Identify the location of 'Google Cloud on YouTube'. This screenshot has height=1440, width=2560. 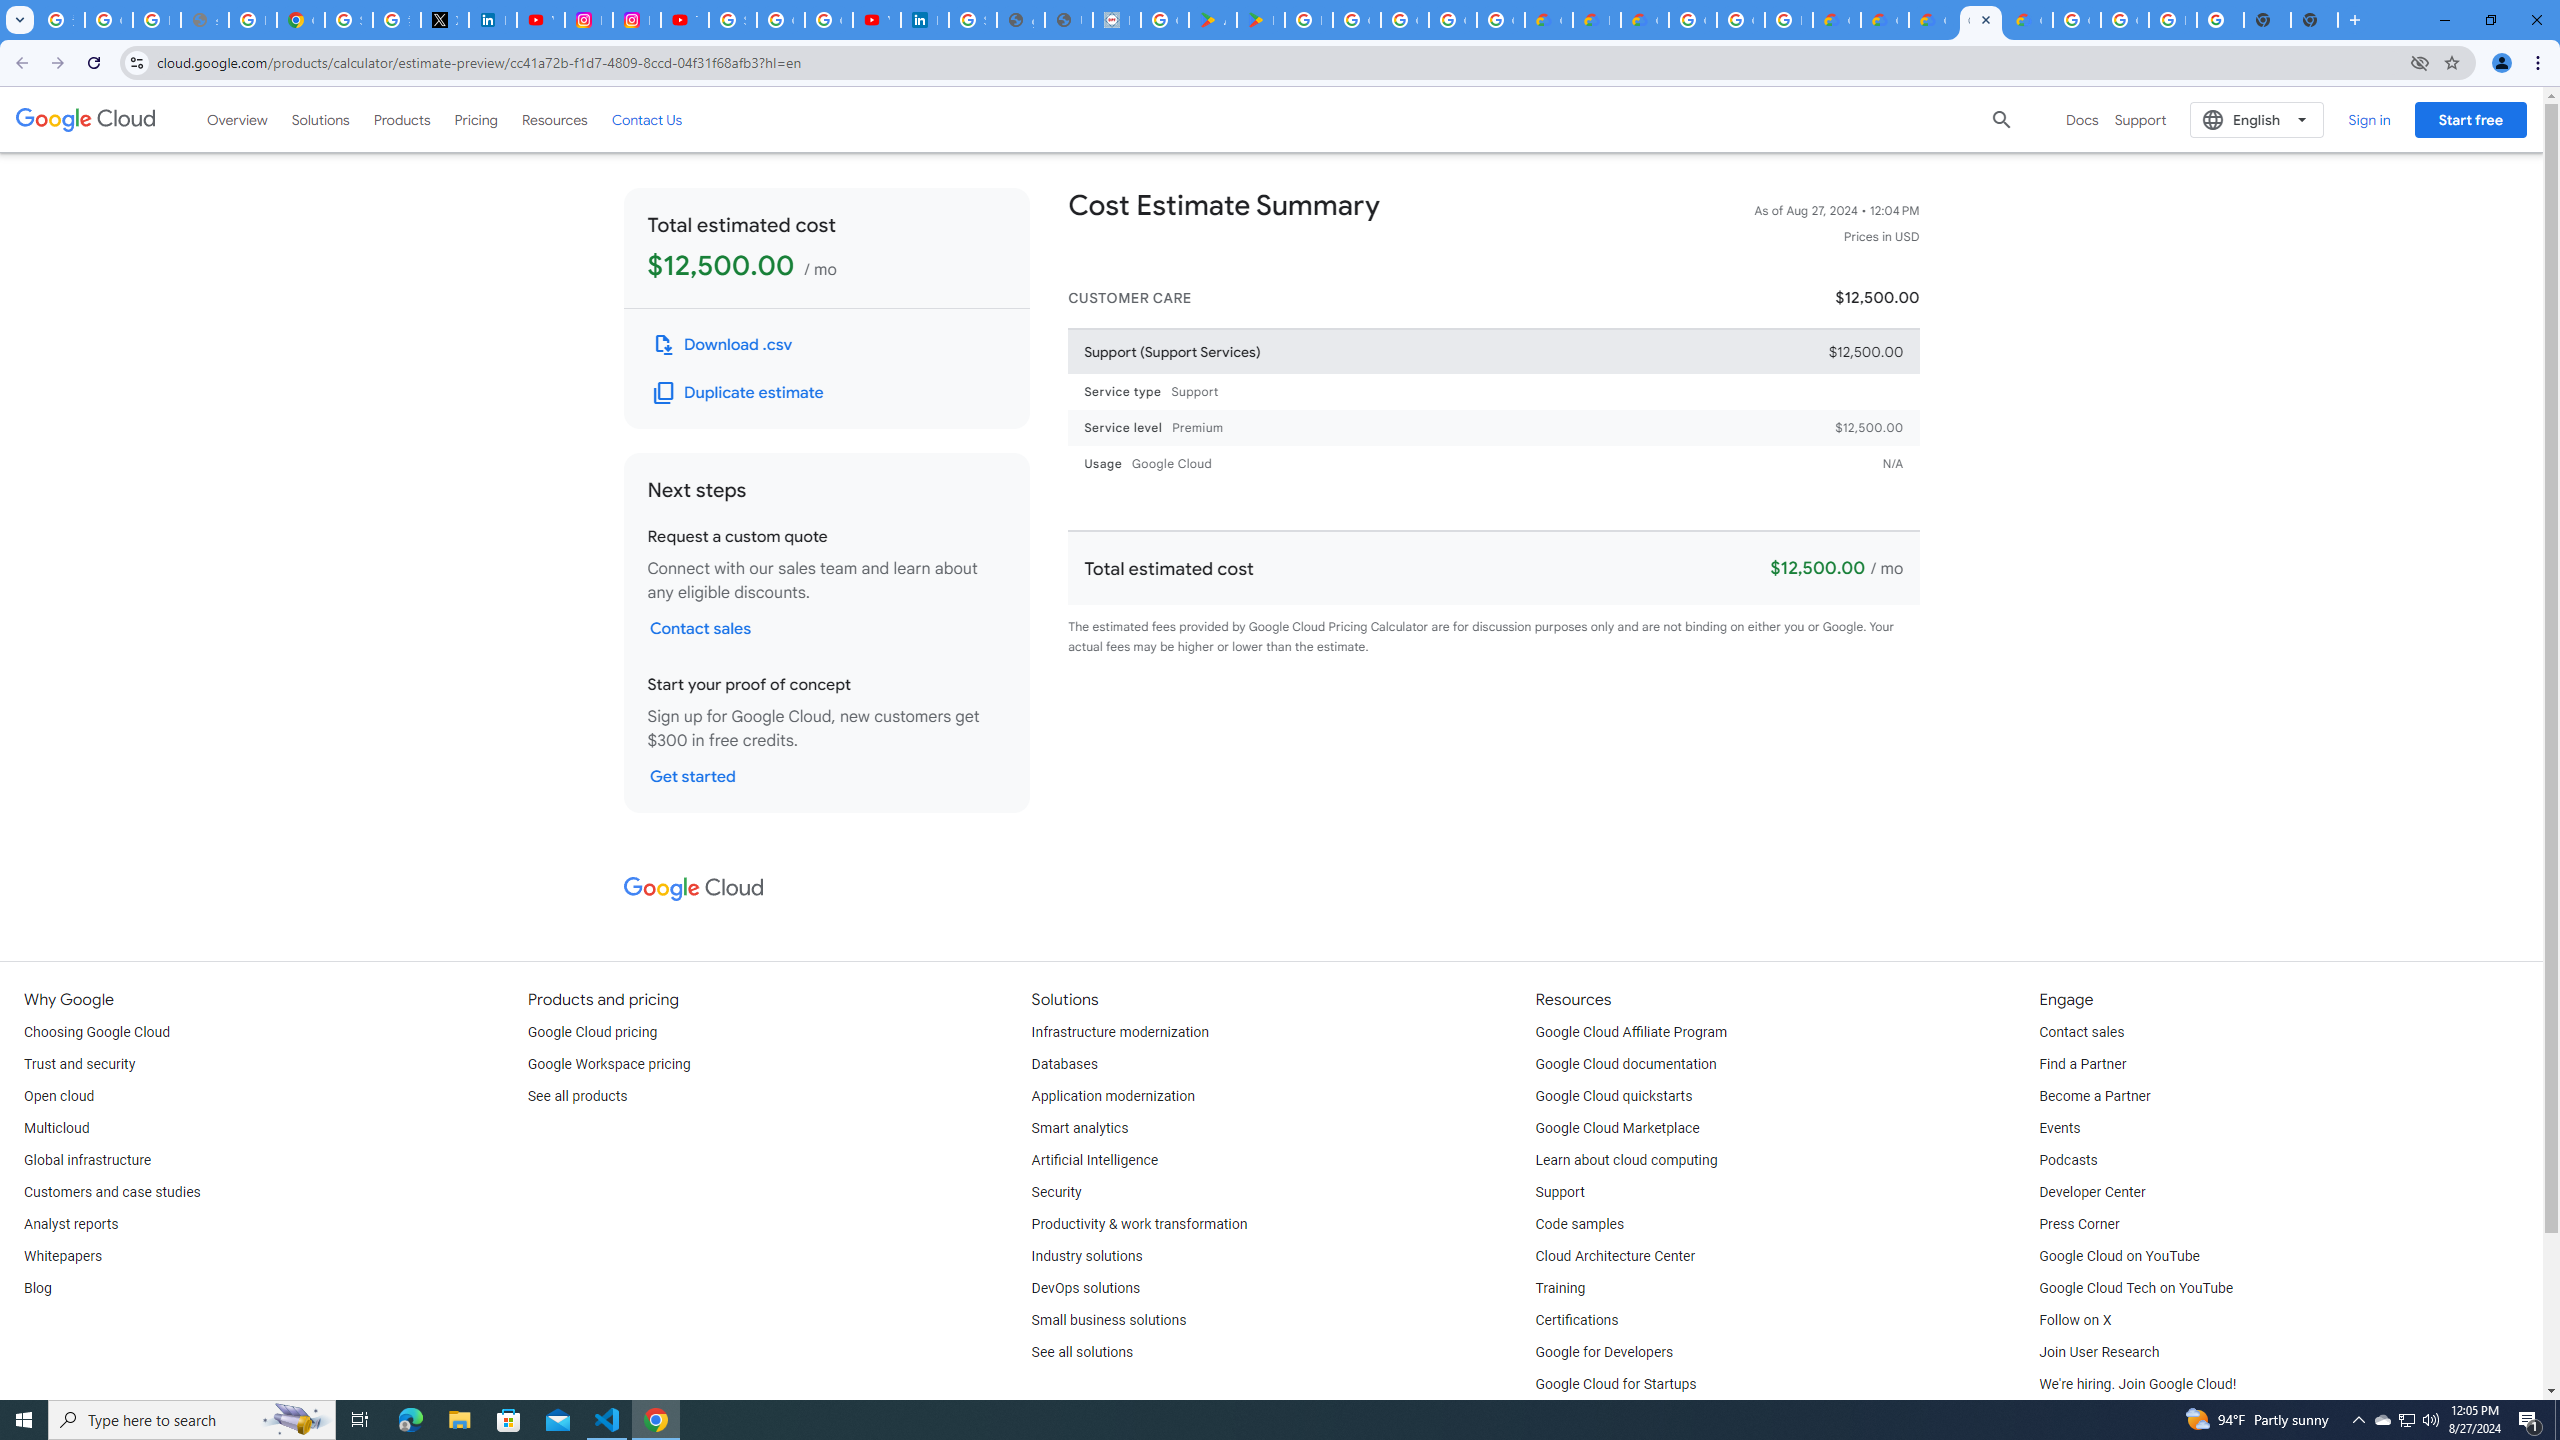
(2117, 1256).